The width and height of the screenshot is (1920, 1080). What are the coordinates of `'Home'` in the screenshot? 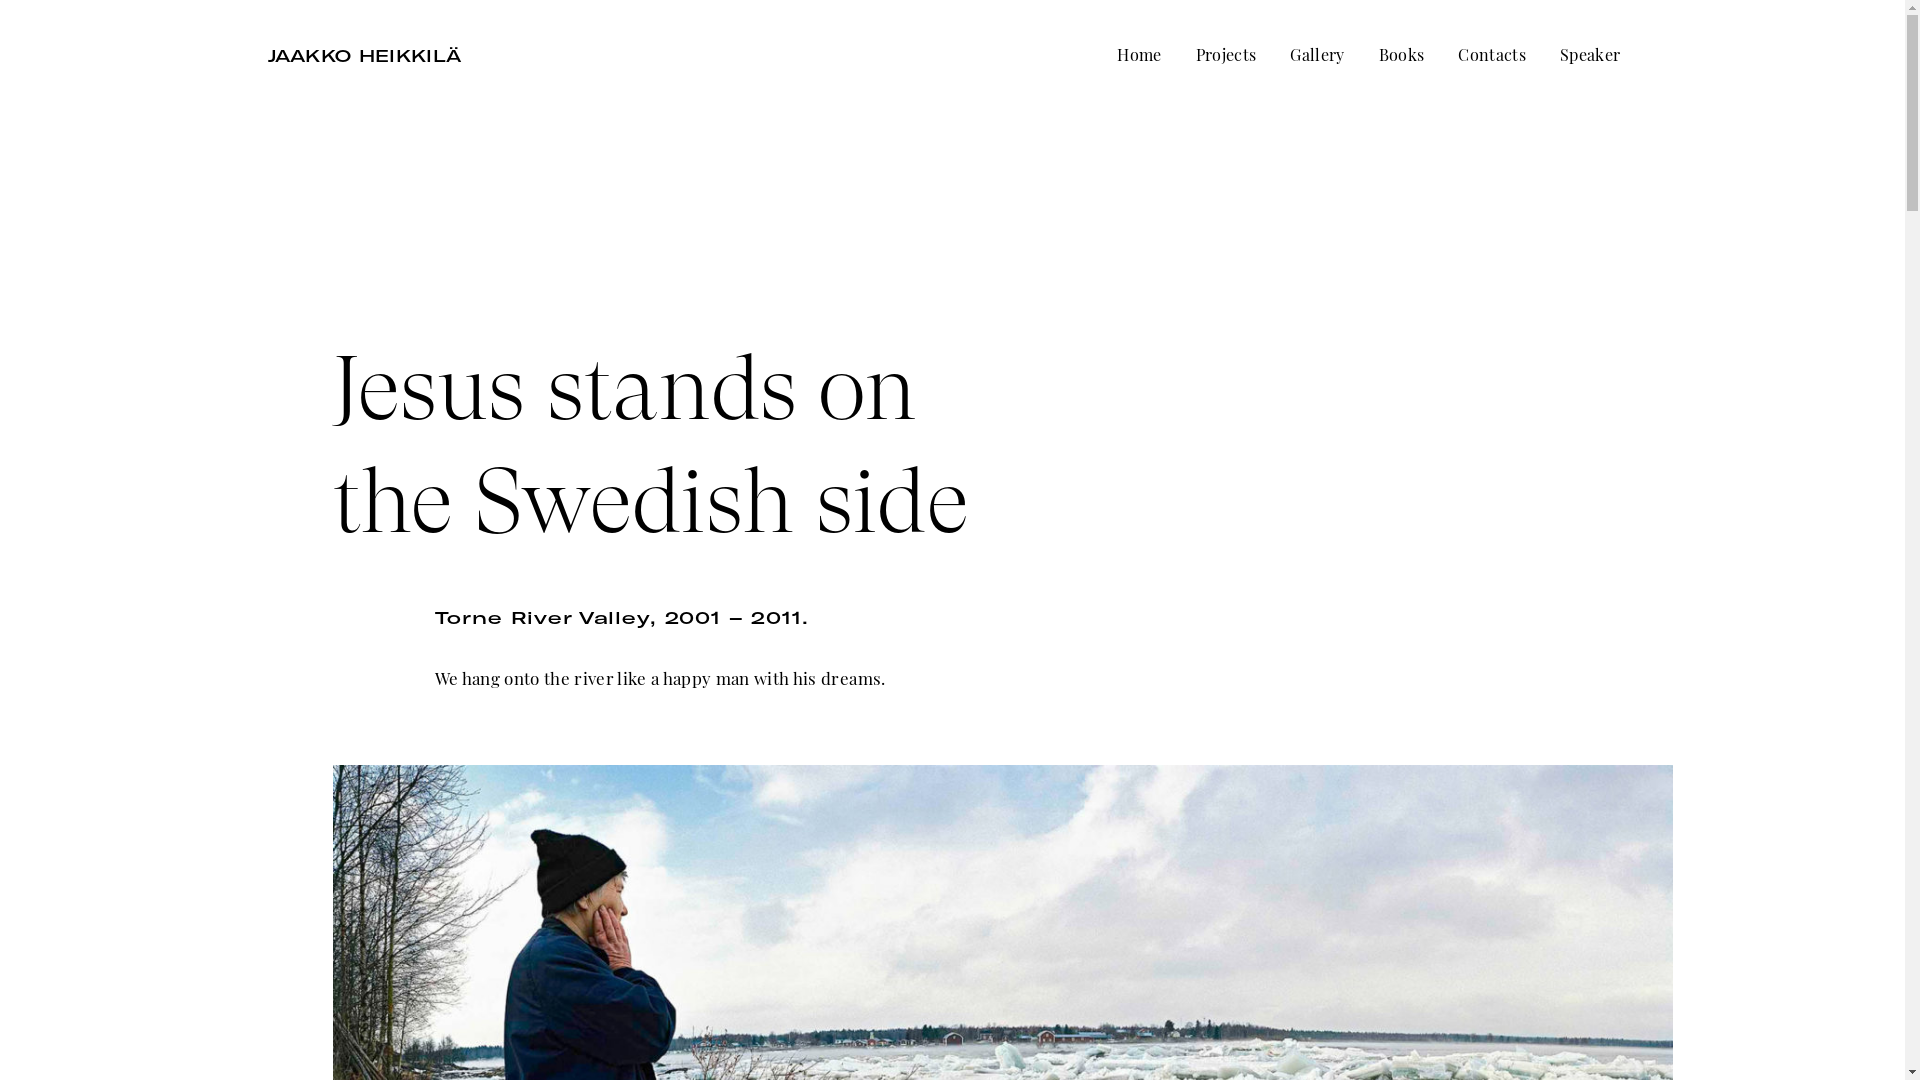 It's located at (1139, 55).